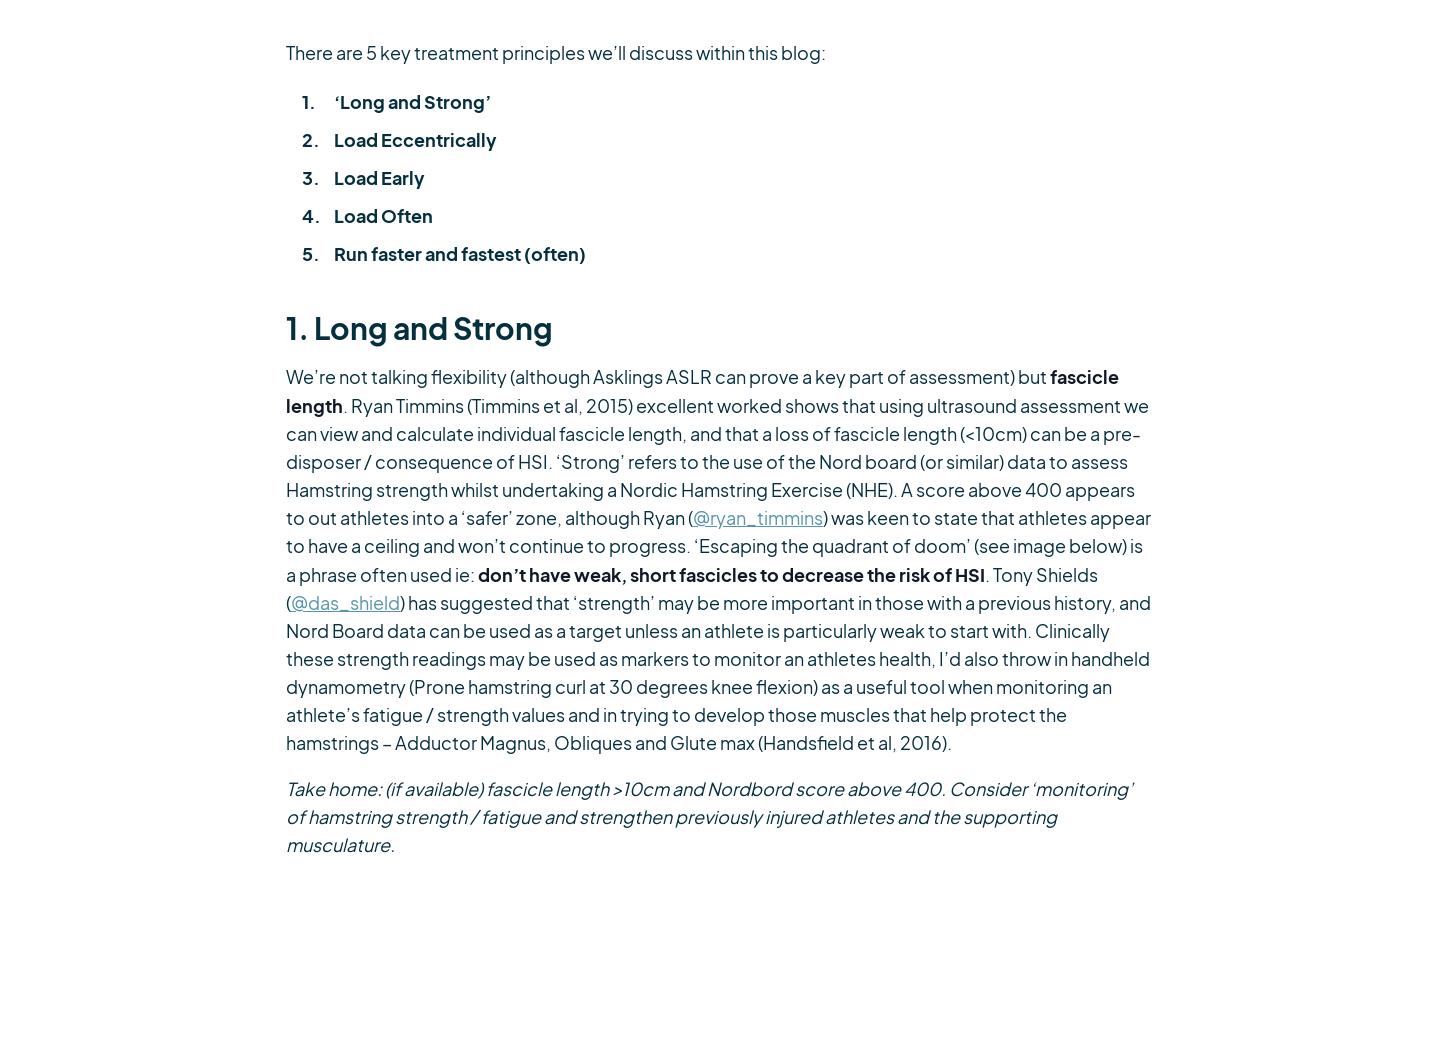 This screenshot has height=1054, width=1440. Describe the element at coordinates (718, 545) in the screenshot. I see `') was keen to state that athletes appear to have a ceiling and won’t continue to progress. ‘Escaping the quadrant of doom’ (see image below) is a phrase often used ie:'` at that location.